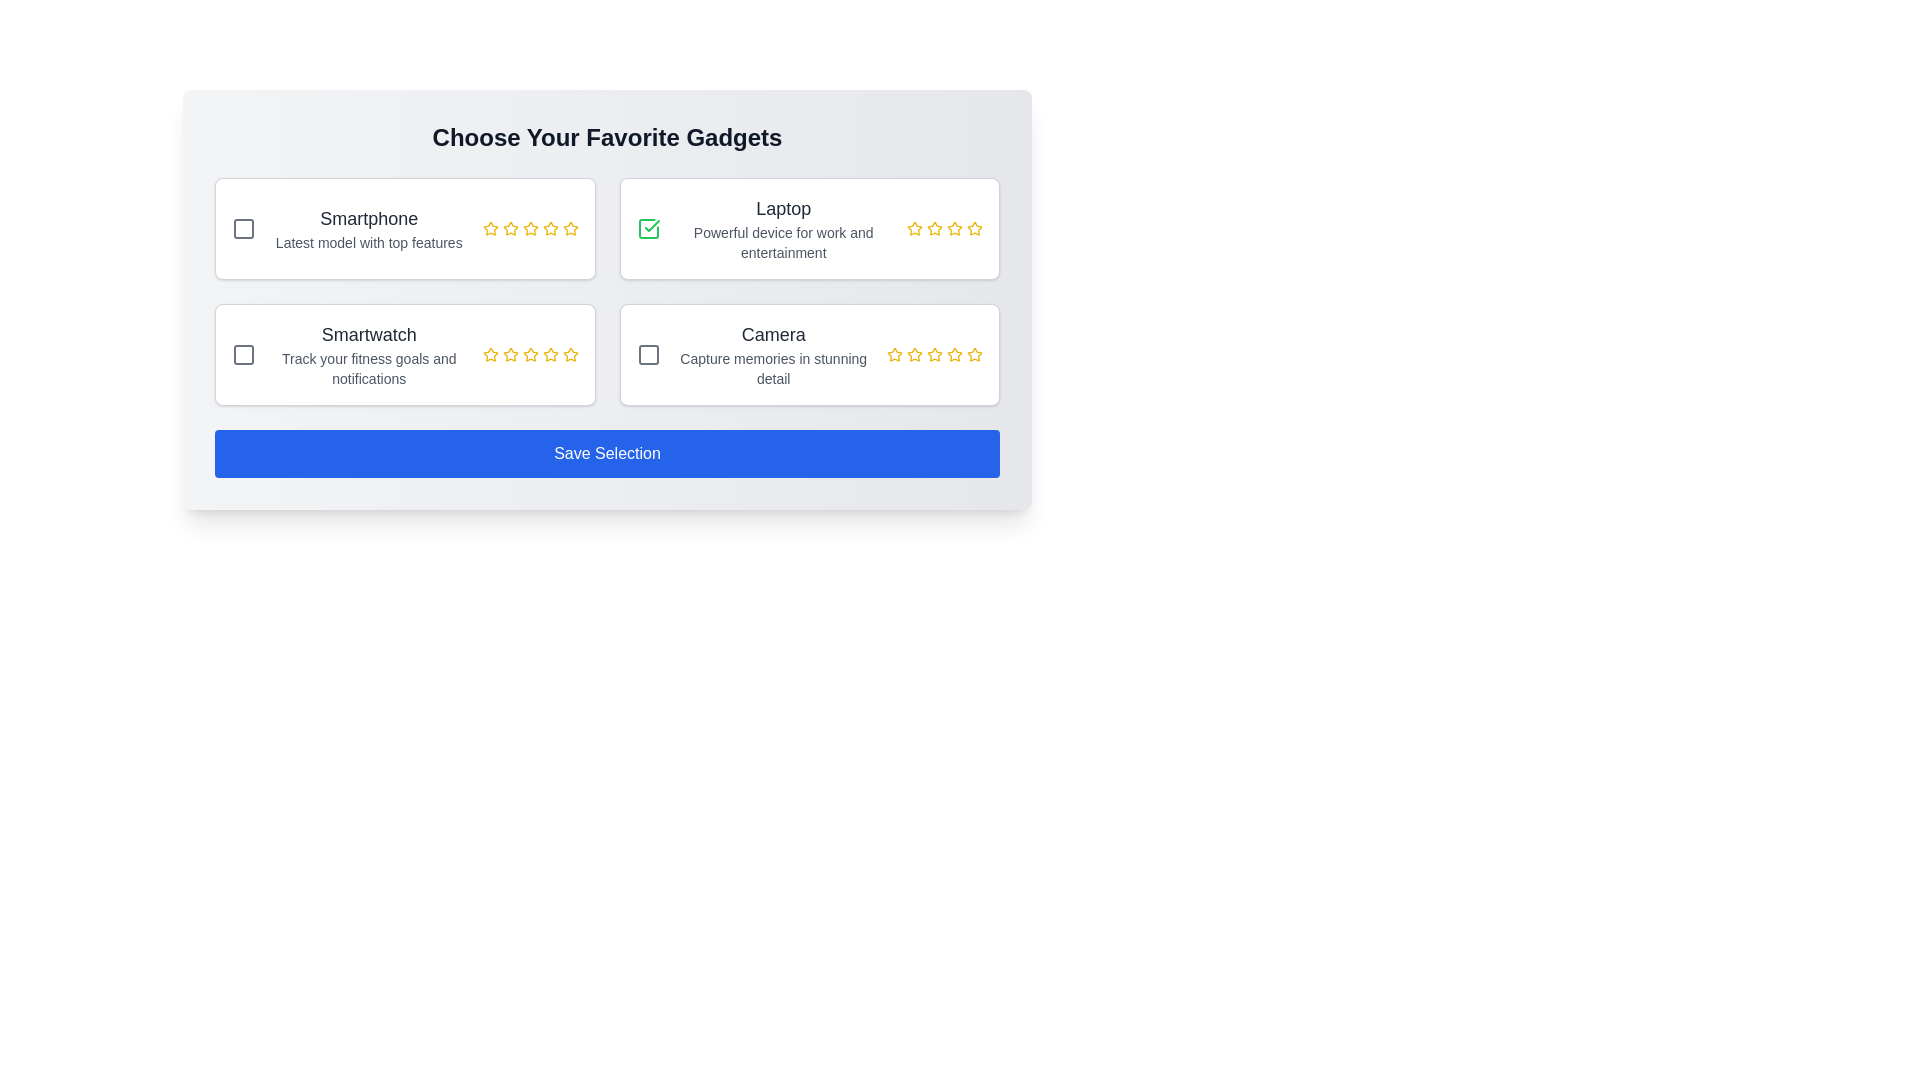 The width and height of the screenshot is (1920, 1080). Describe the element at coordinates (530, 353) in the screenshot. I see `the fourth star icon in the 'Smartwatch' gadget rating row` at that location.